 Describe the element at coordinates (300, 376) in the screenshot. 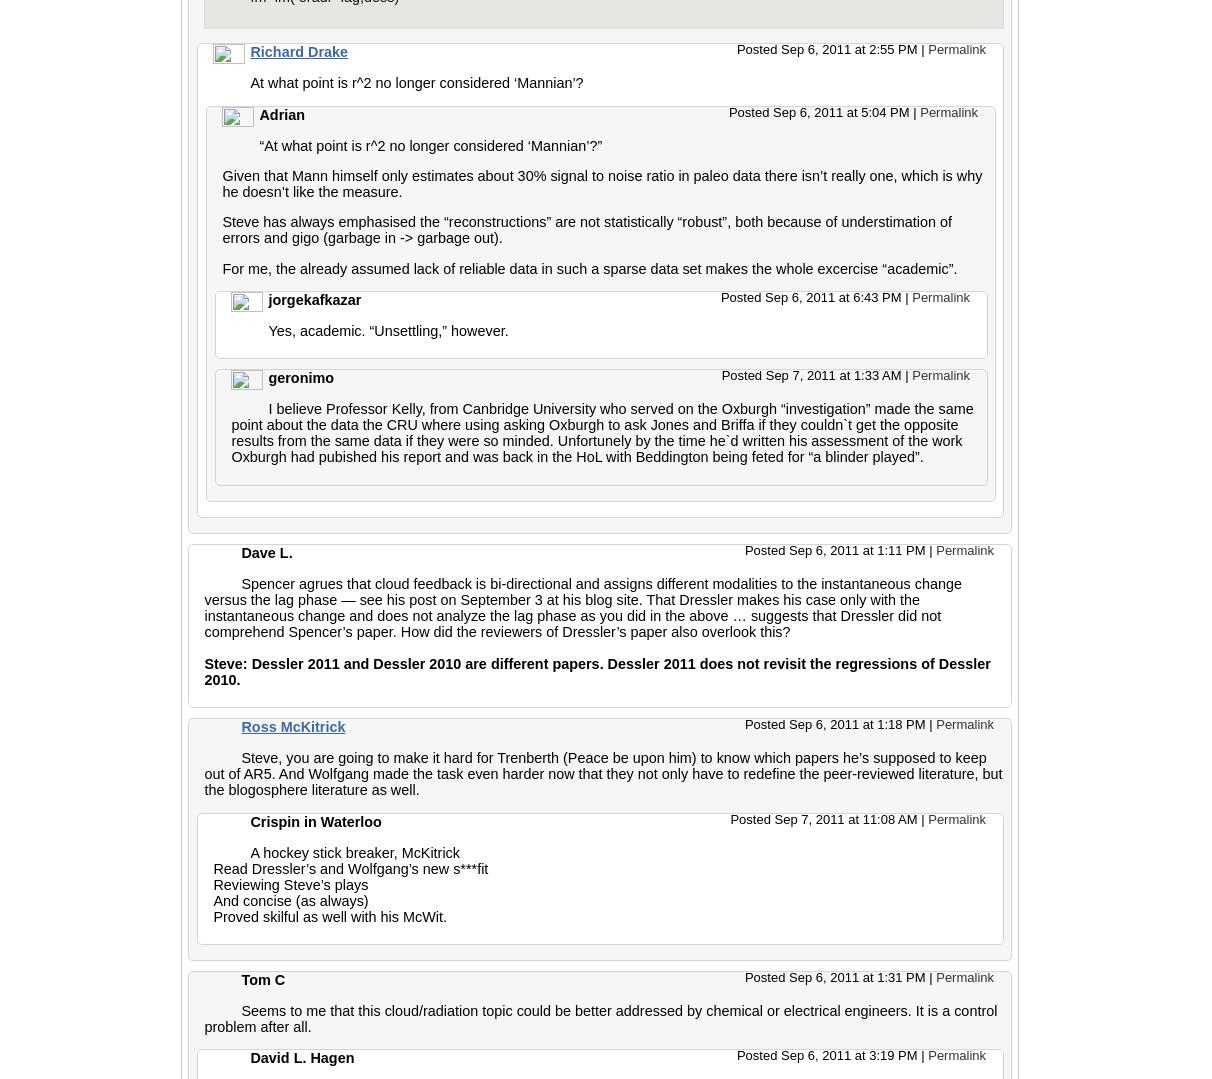

I see `'geronimo'` at that location.